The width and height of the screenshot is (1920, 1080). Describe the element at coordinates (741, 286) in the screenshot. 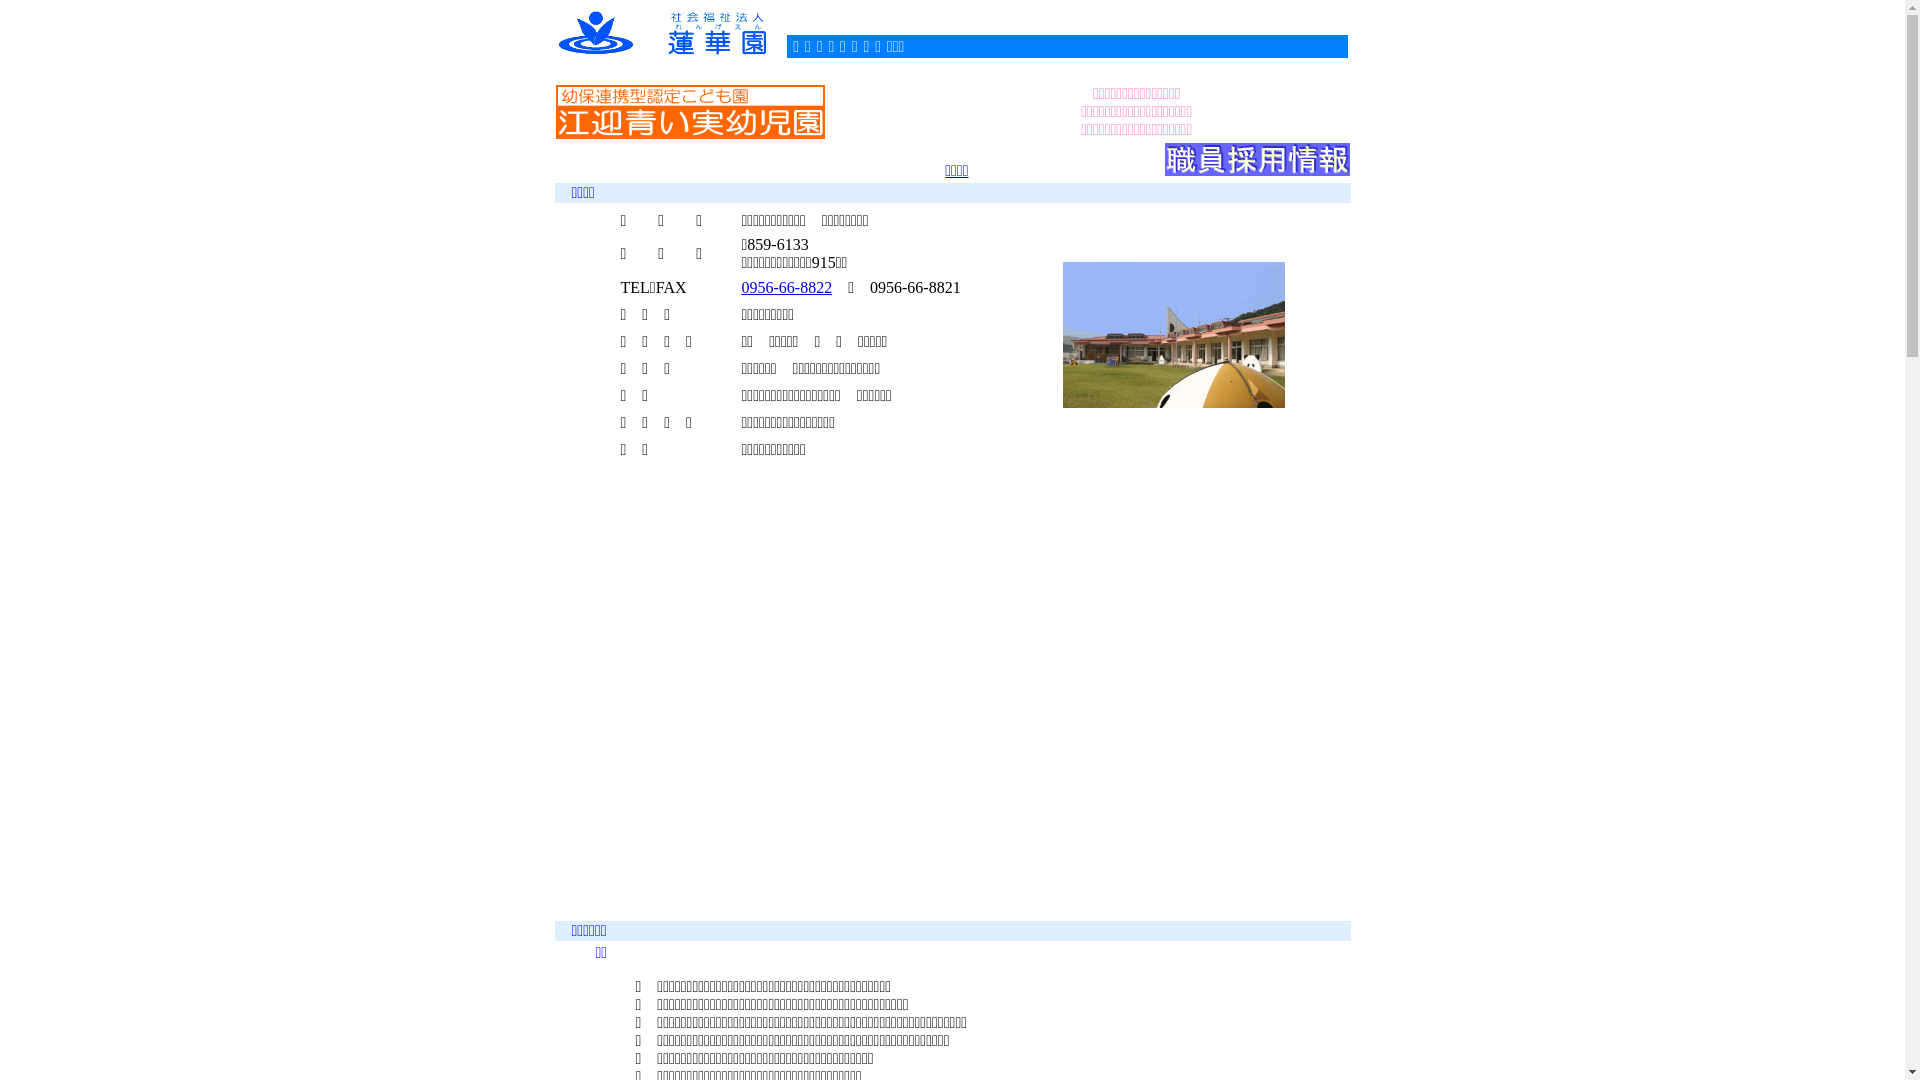

I see `'0956-66-8822'` at that location.